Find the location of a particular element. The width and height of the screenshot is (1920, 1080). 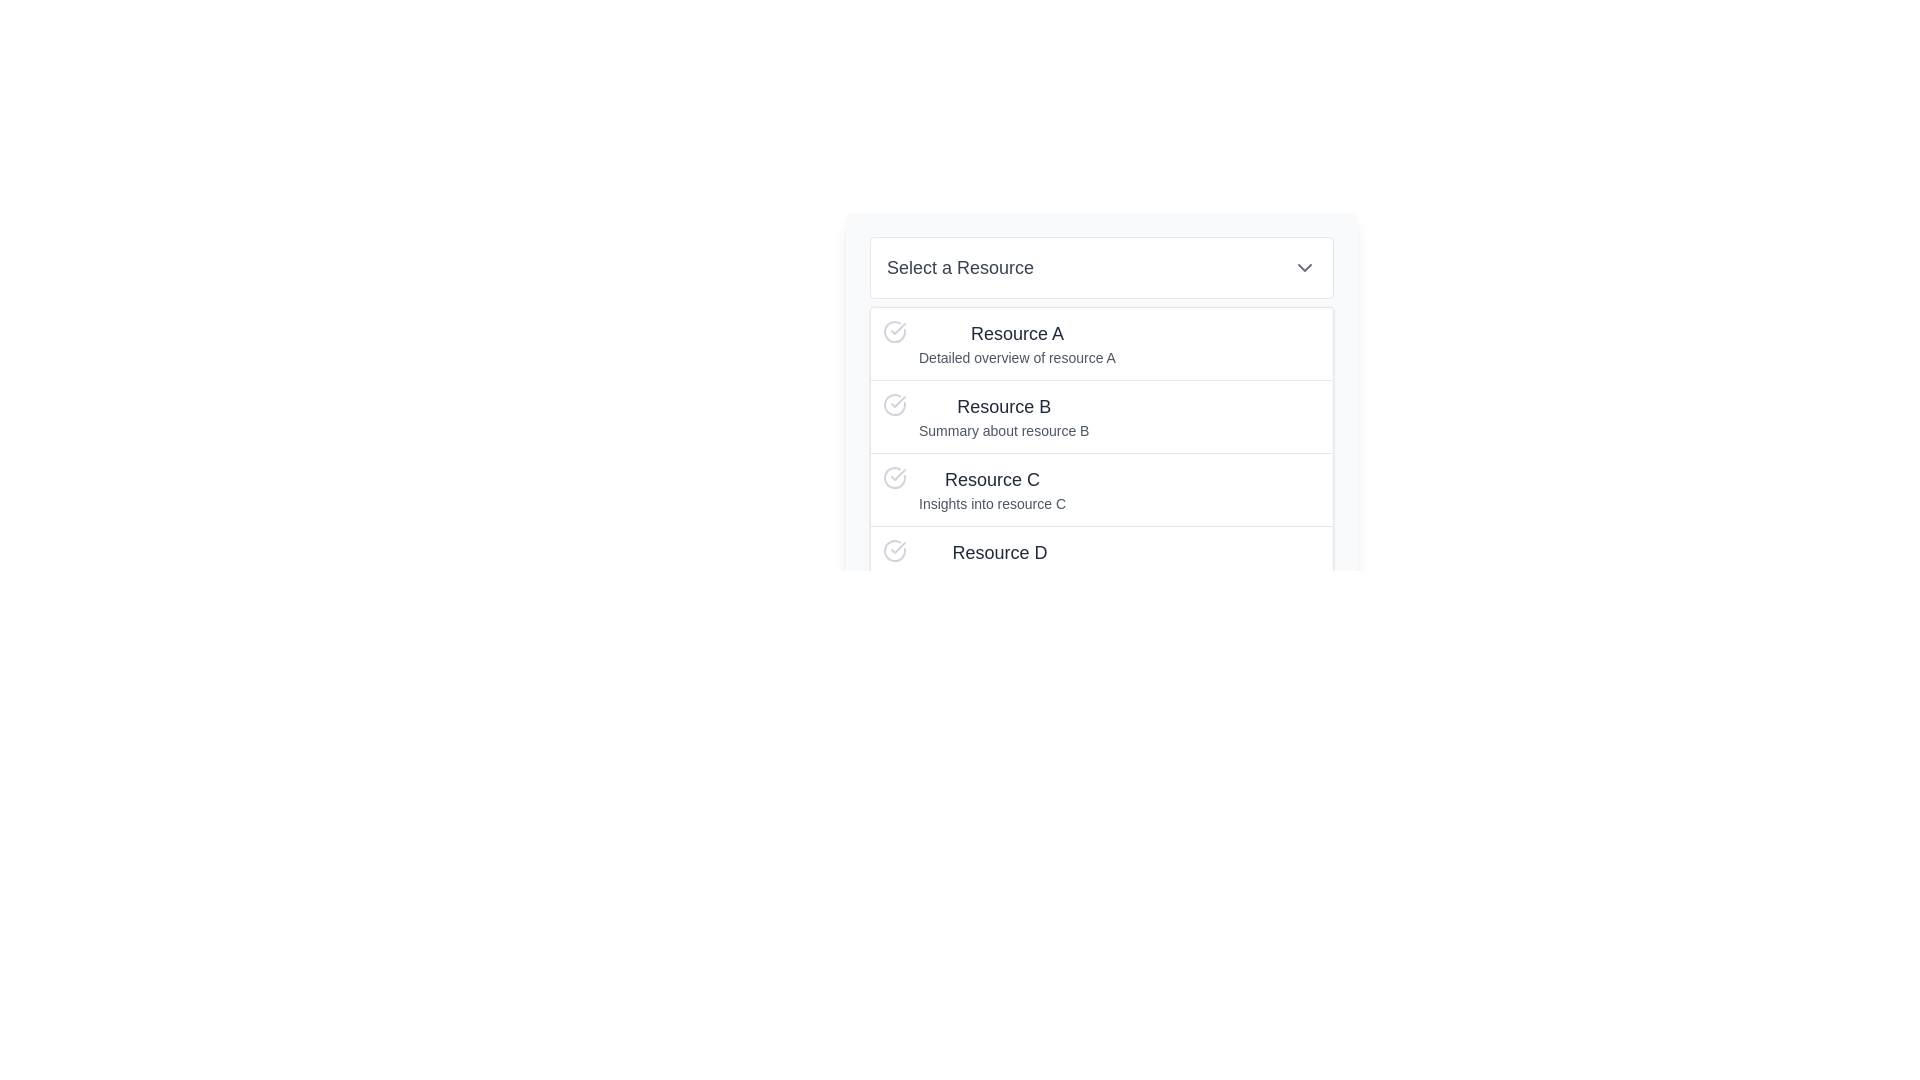

the icon that serves as a visual indicator for 'Resource C', positioned to the left of the labels 'Resource C' and 'Insights into resource C' is located at coordinates (893, 478).